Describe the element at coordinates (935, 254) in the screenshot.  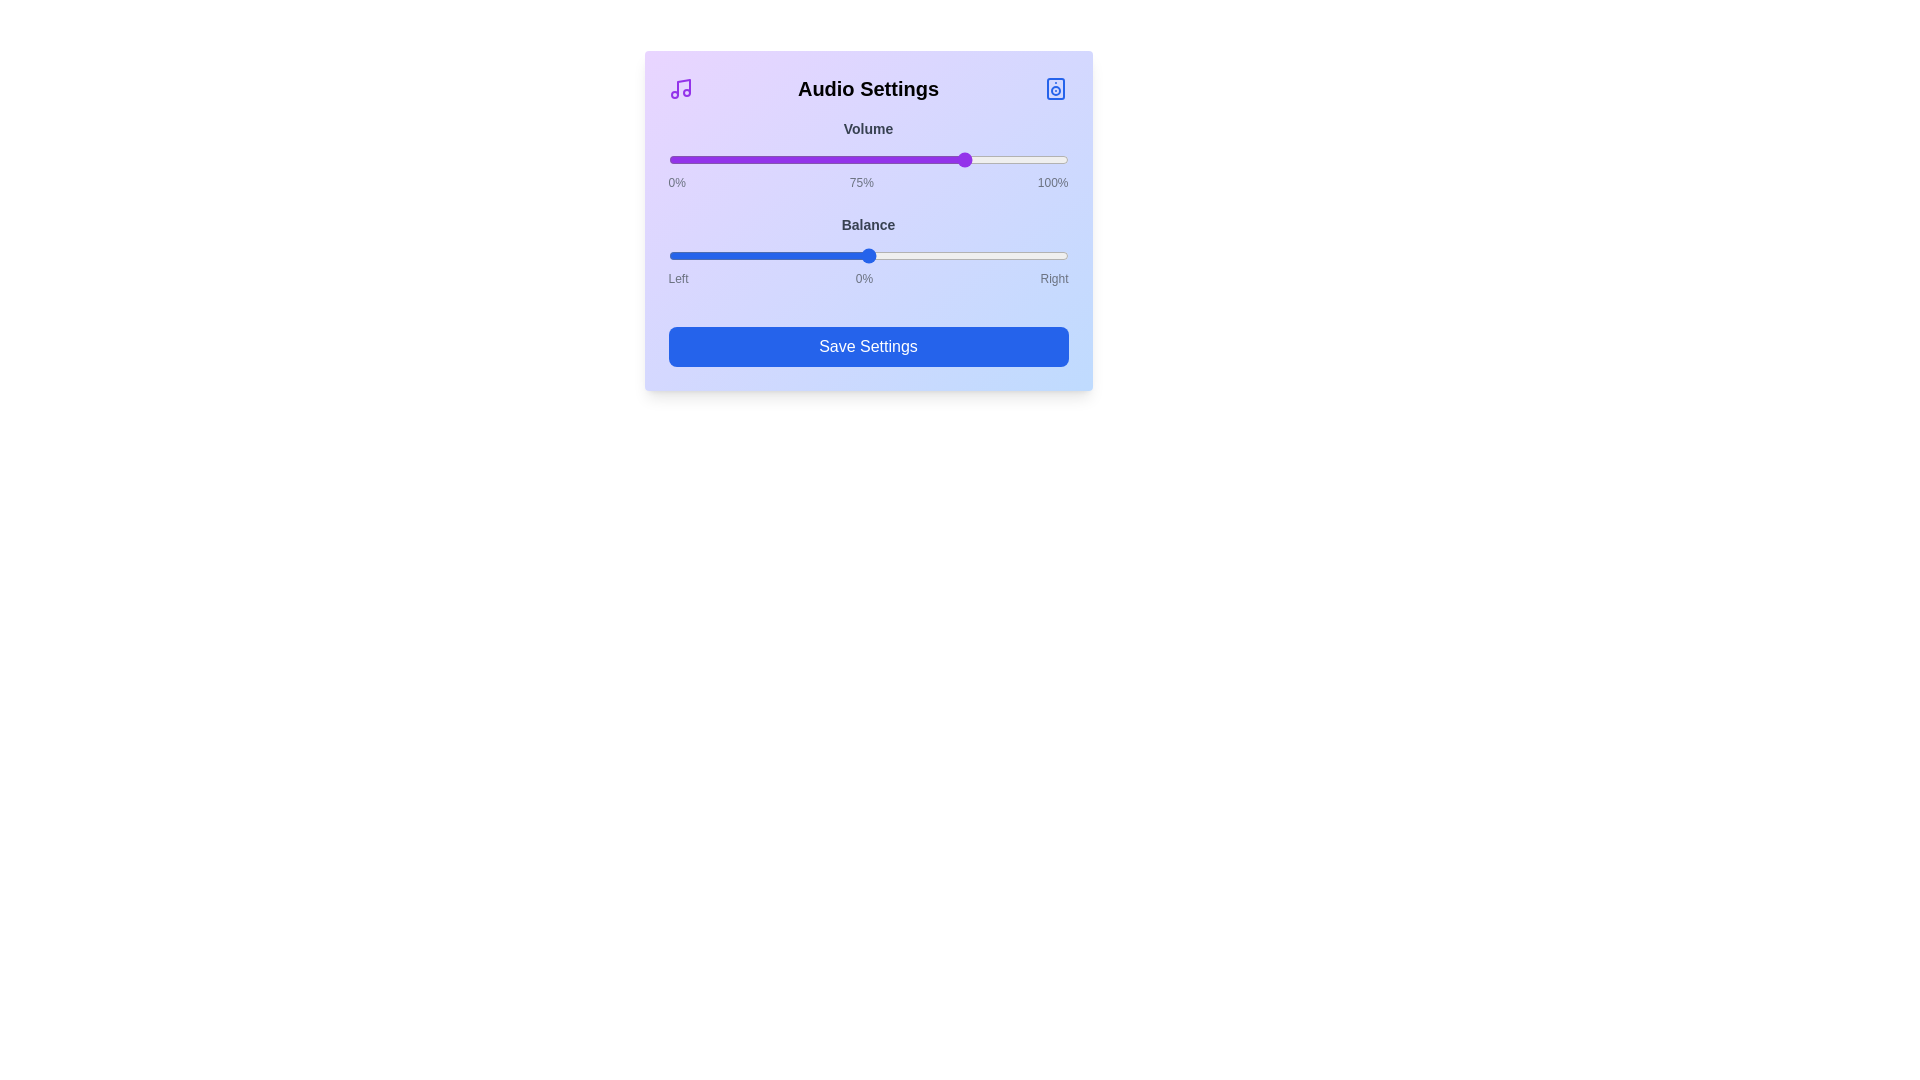
I see `the balance slider to 34` at that location.